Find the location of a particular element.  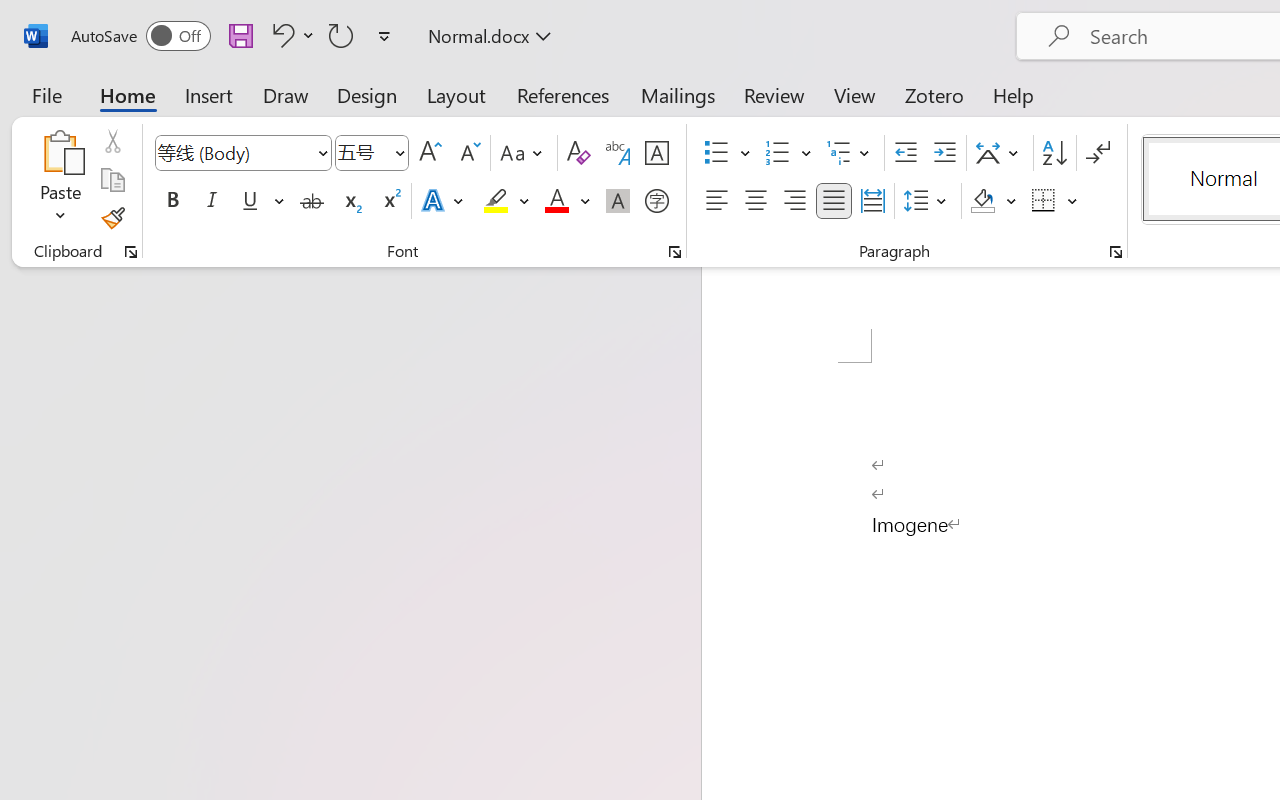

'Grow Font' is located at coordinates (429, 153).